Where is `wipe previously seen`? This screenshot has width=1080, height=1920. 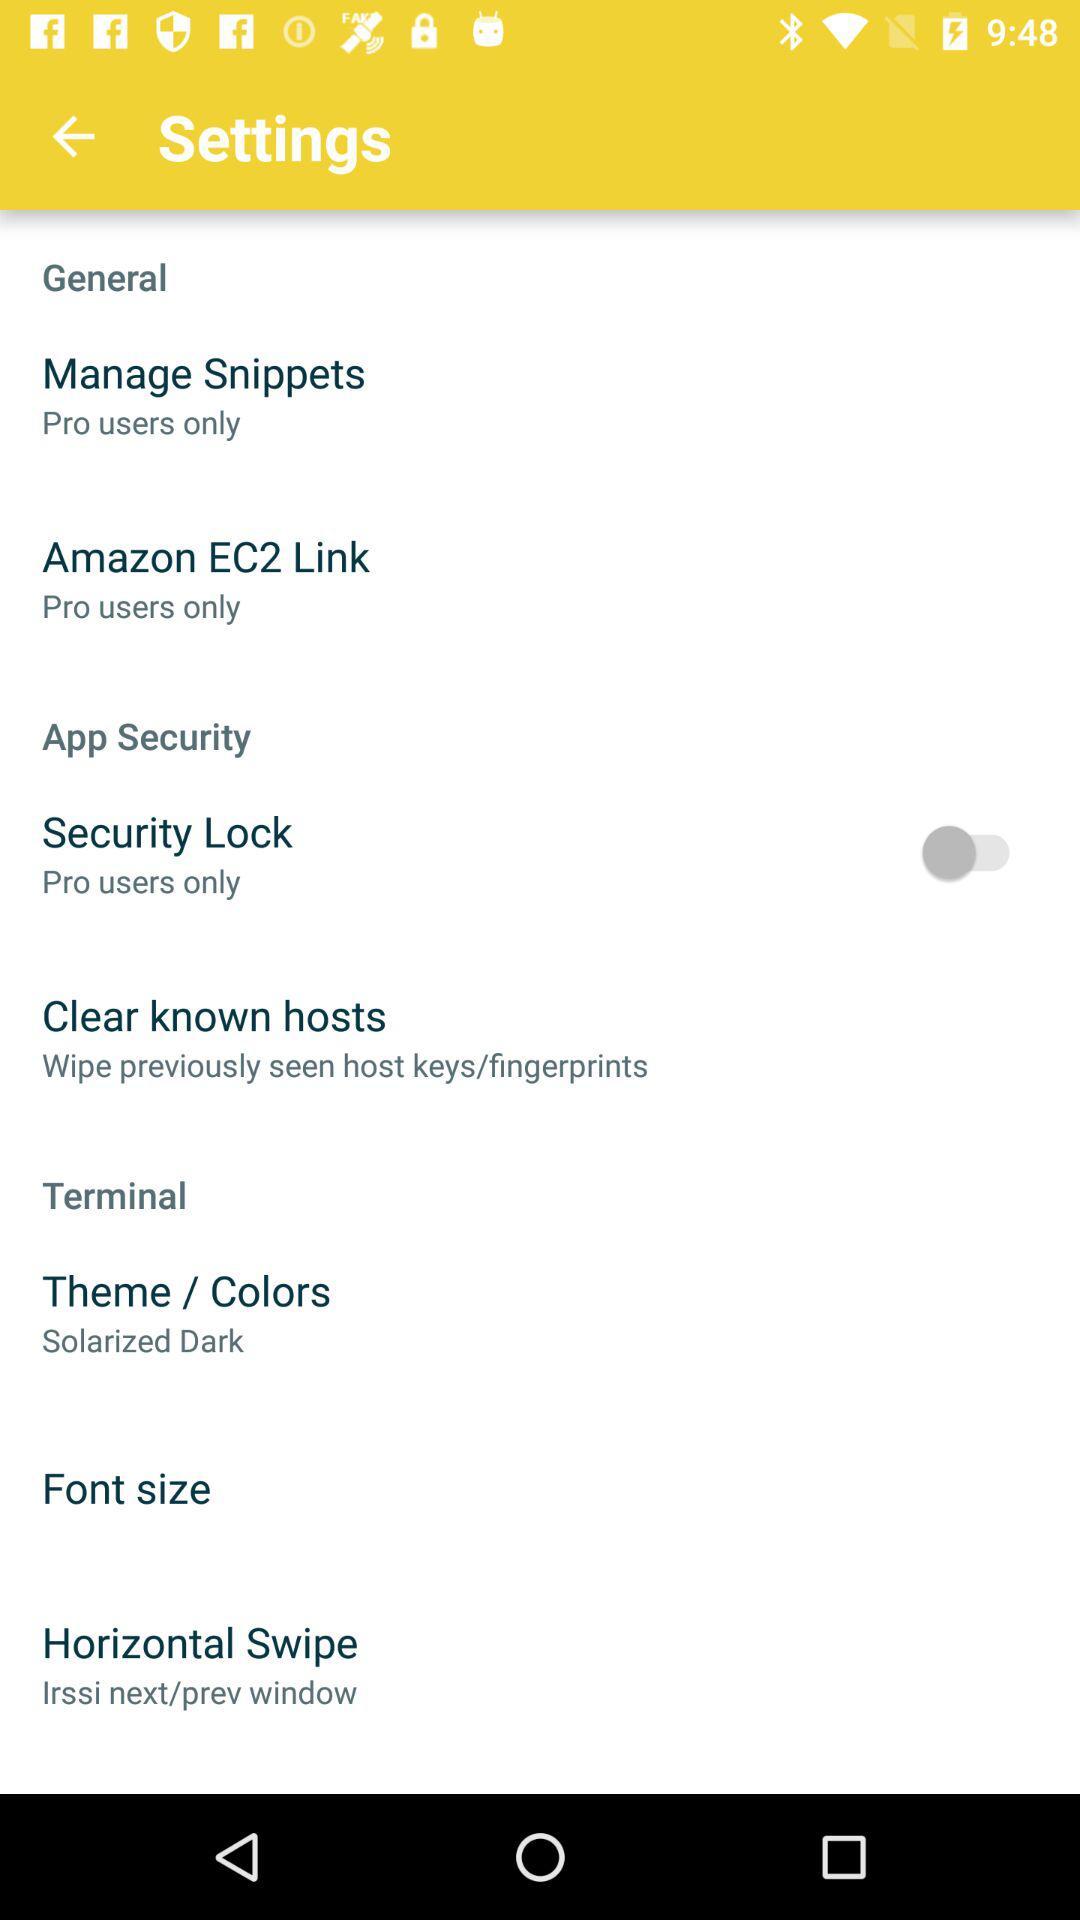
wipe previously seen is located at coordinates (344, 1063).